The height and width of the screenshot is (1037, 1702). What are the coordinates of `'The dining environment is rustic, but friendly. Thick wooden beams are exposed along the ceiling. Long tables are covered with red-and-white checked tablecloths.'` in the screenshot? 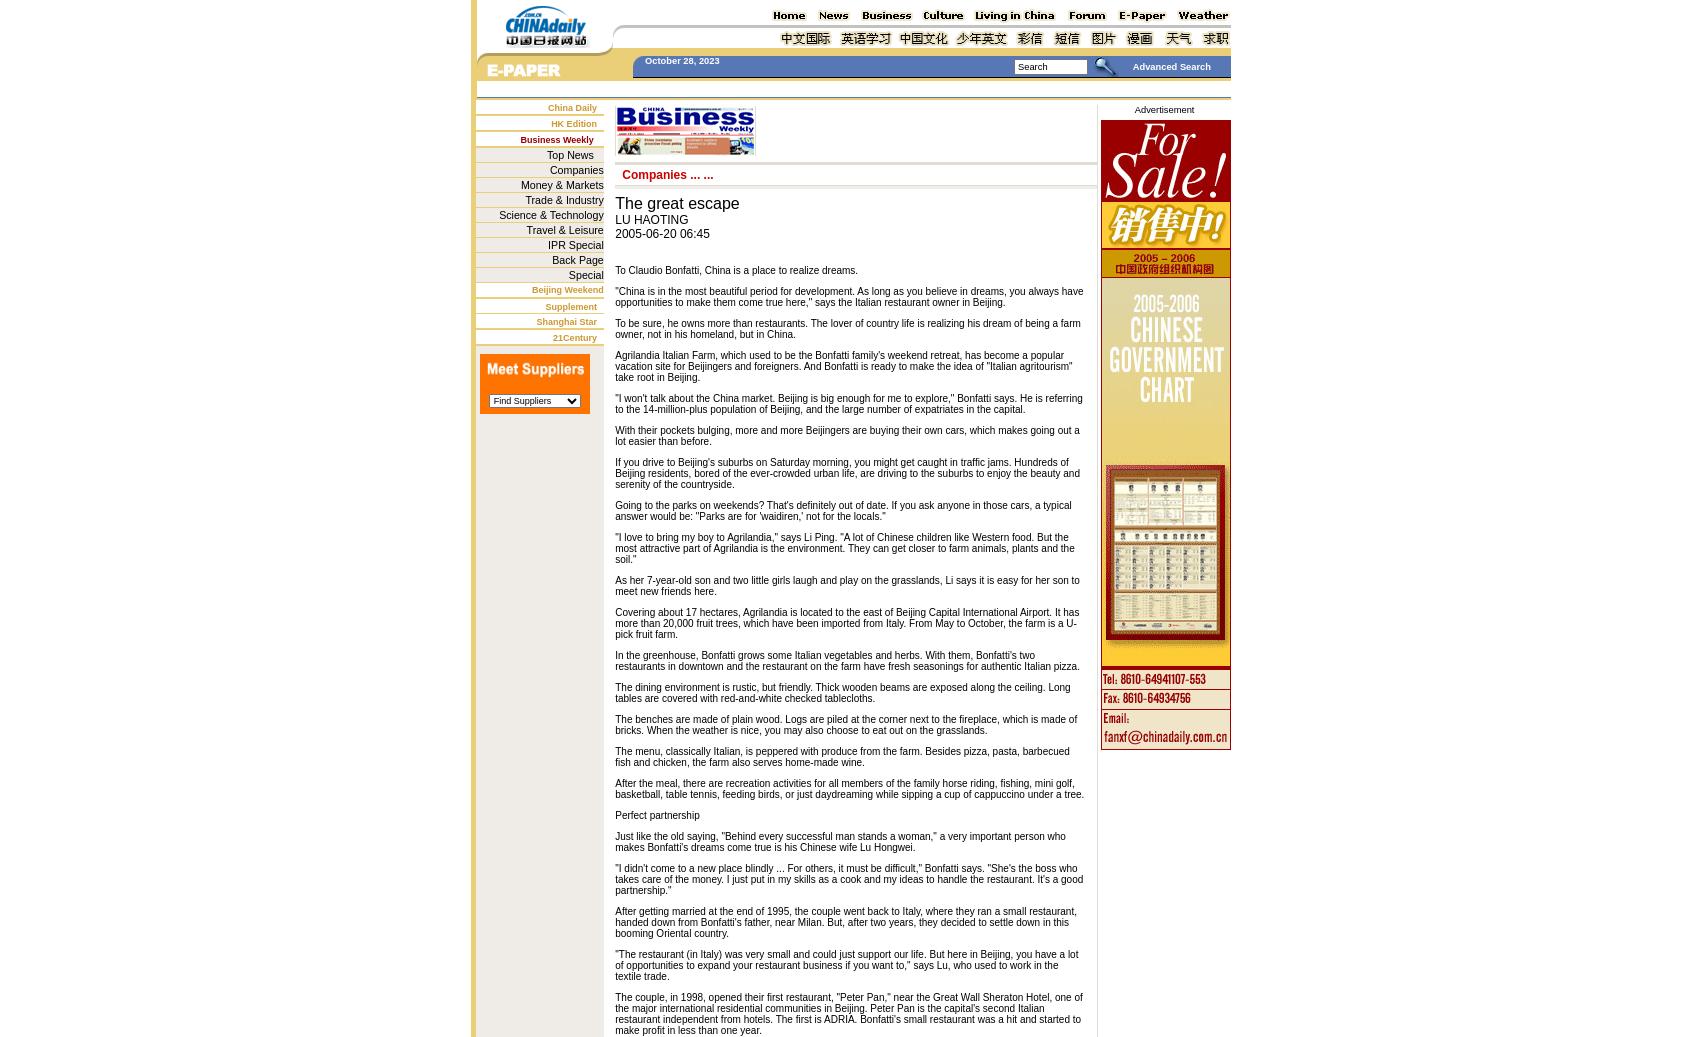 It's located at (614, 693).